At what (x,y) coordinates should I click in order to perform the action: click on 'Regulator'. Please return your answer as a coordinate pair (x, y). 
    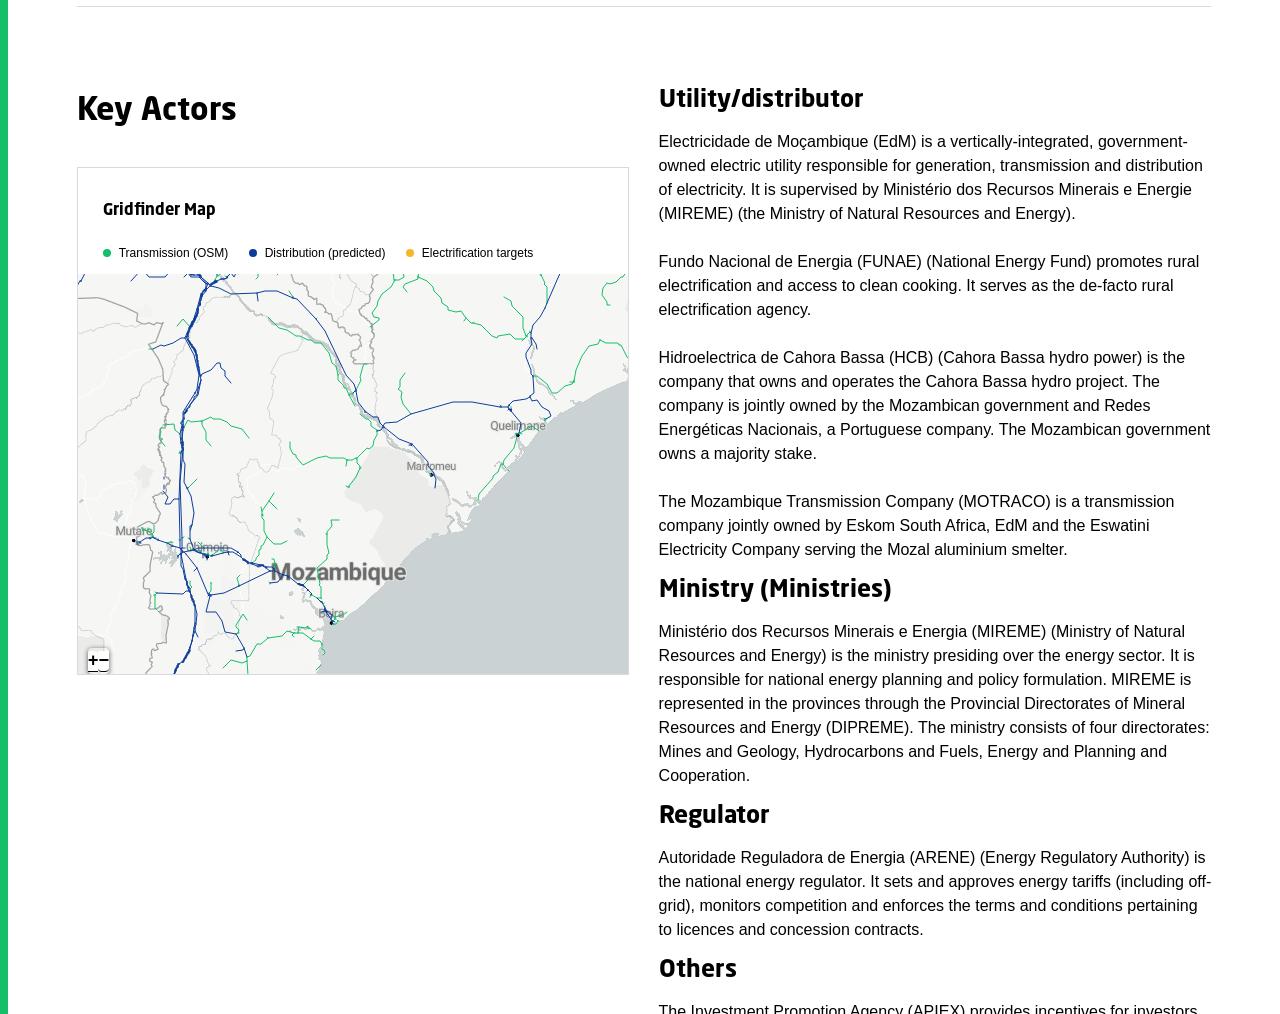
    Looking at the image, I should click on (658, 815).